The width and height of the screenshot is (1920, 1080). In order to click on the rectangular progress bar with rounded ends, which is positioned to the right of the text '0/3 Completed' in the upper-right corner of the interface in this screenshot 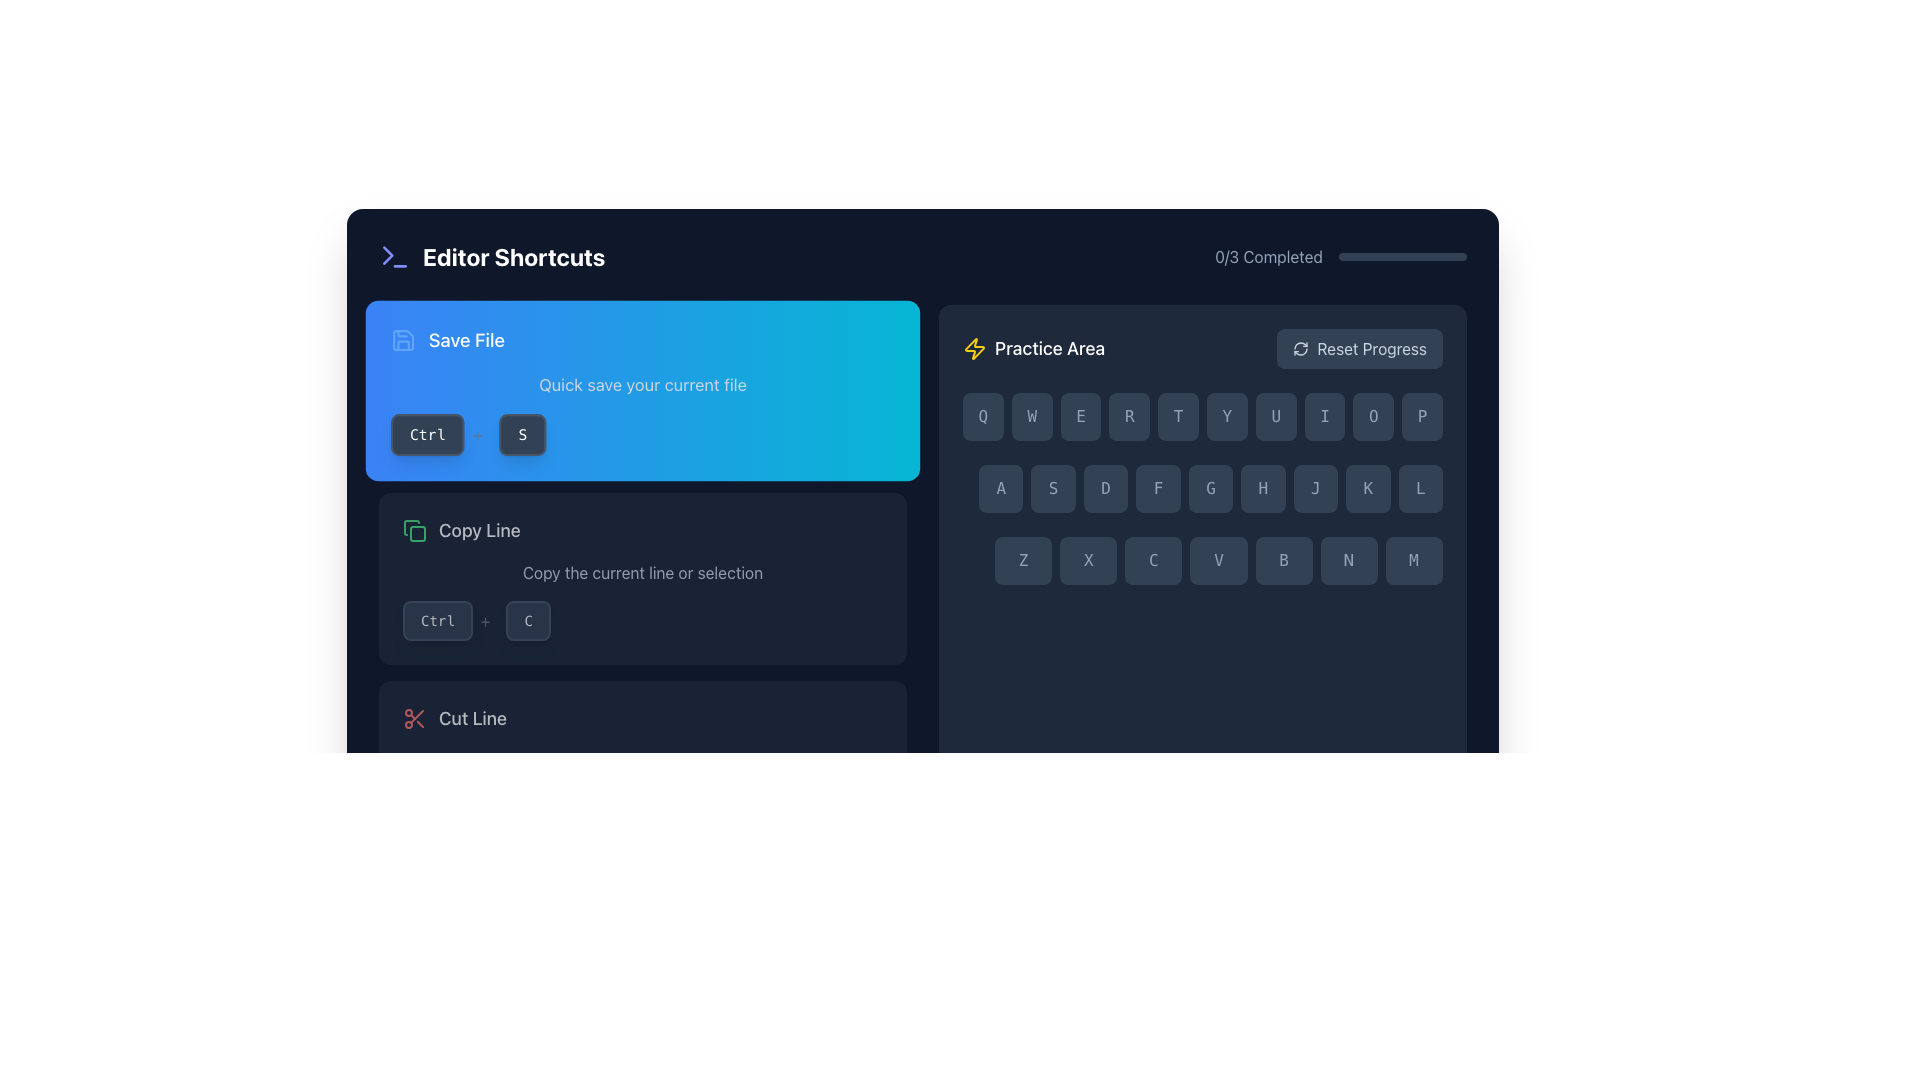, I will do `click(1401, 256)`.